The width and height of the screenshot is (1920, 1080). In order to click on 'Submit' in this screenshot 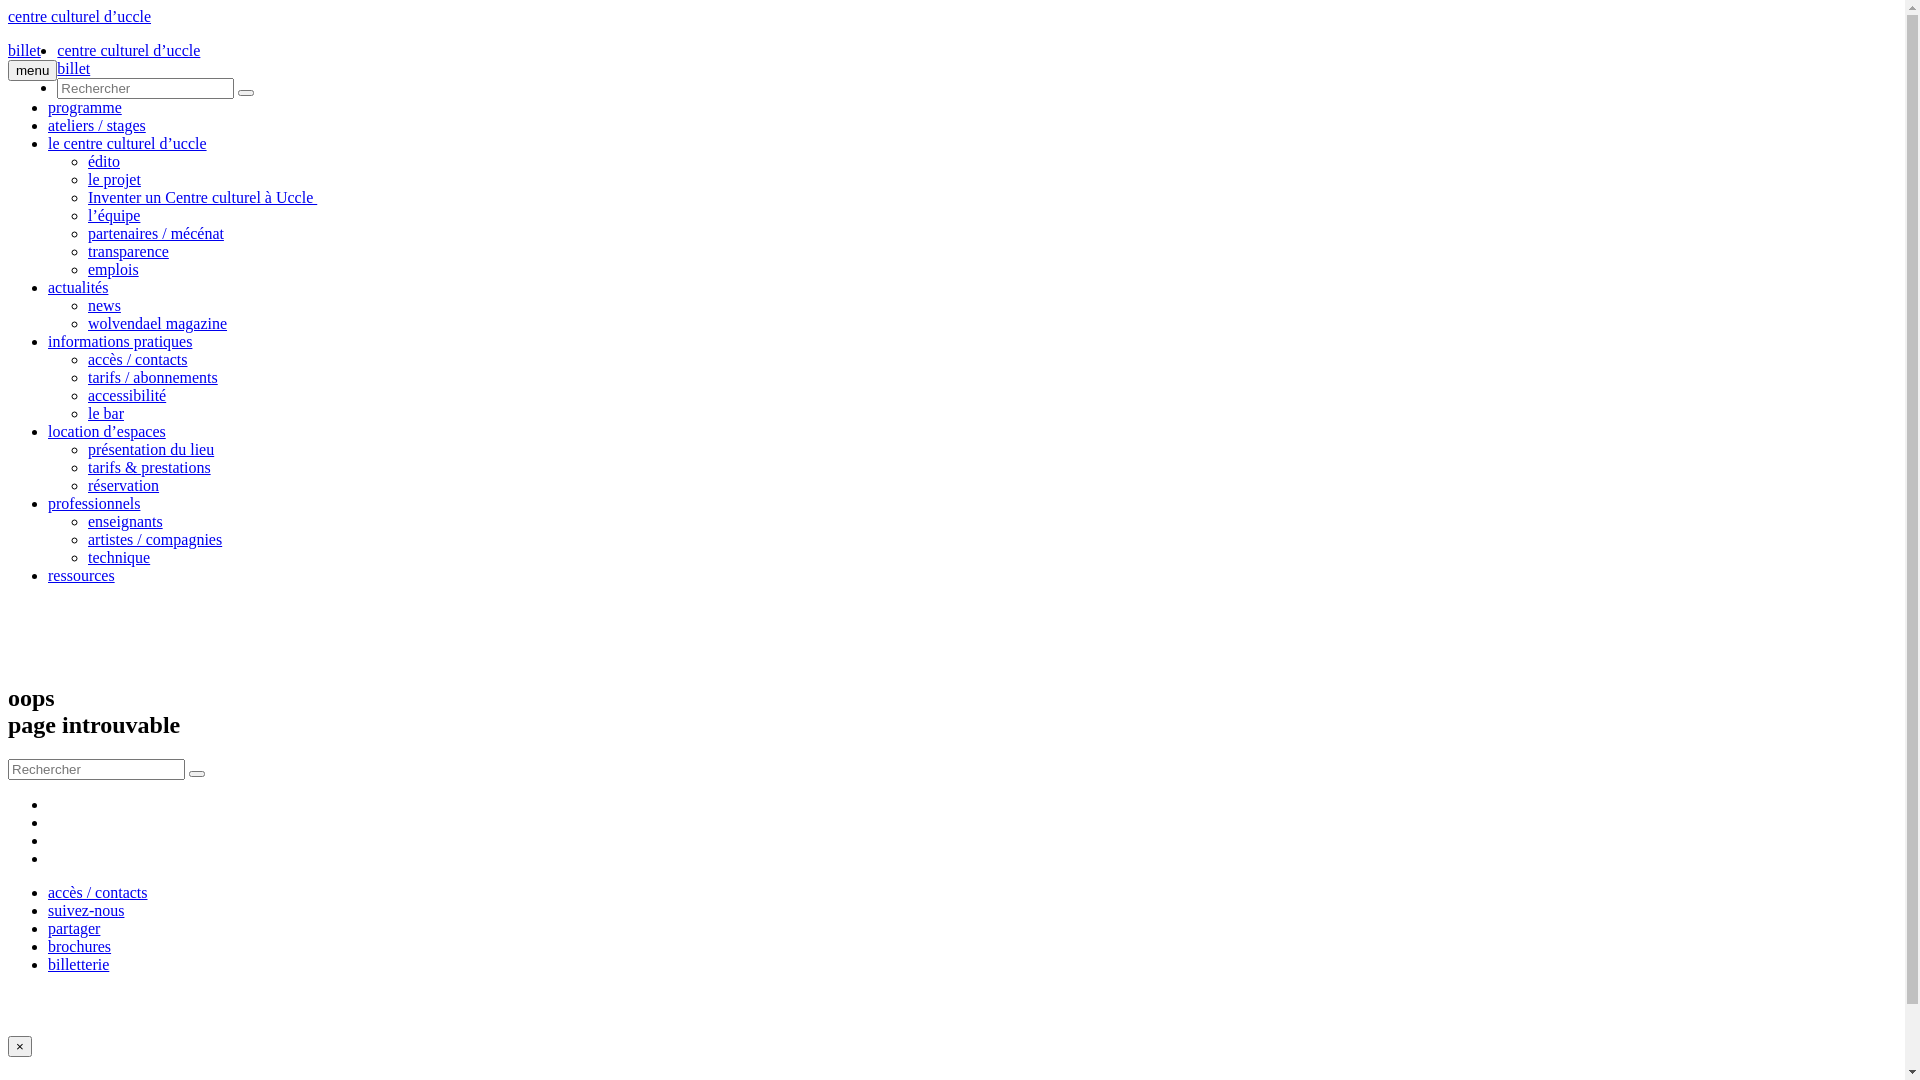, I will do `click(244, 92)`.